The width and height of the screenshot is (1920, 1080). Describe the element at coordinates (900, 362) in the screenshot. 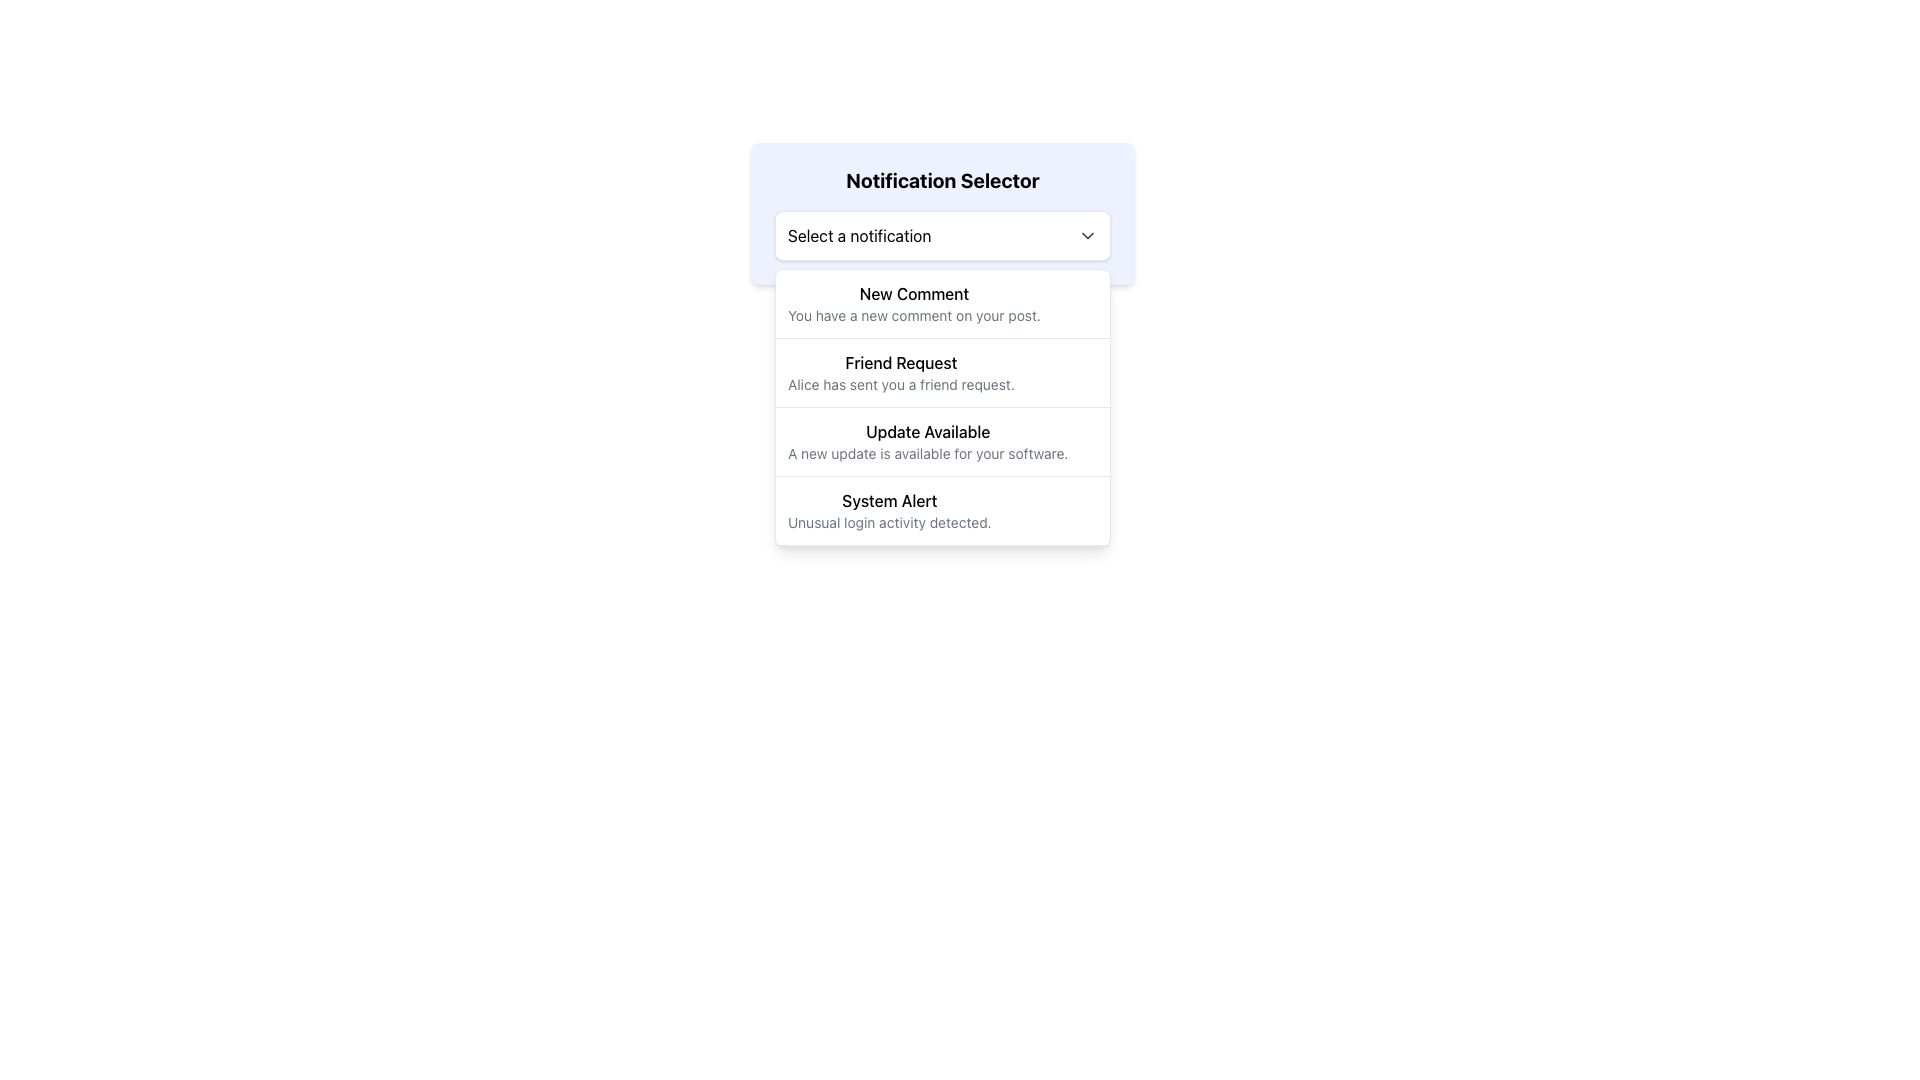

I see `the heading text for the notification entry that summarizes its content, specifically for the Friend Request notification, which is located in the second row of the vertical list under 'Notification Selector'` at that location.